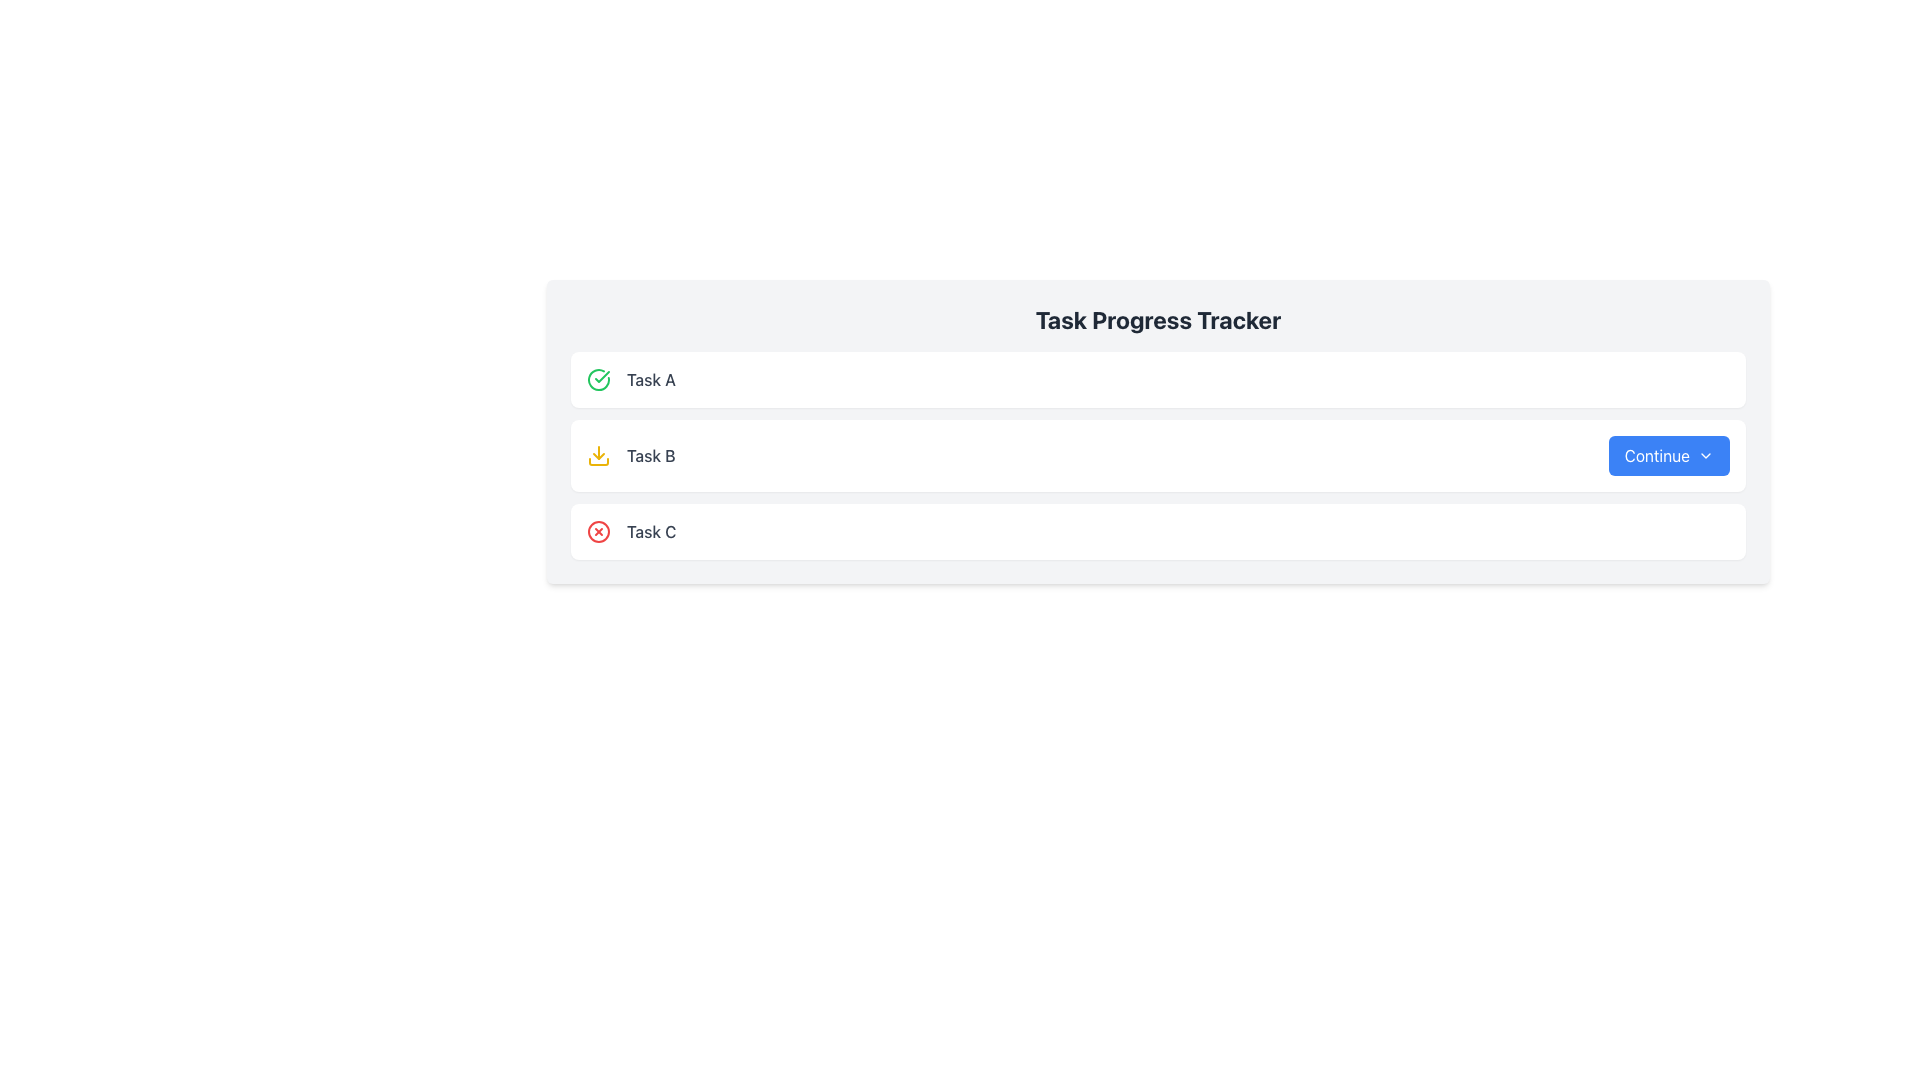  I want to click on to select the 'Task A' status label with the green checkmark icon, which indicates that the task is completed. This element is the first entry in a vertical list of tasks, so click(630, 380).